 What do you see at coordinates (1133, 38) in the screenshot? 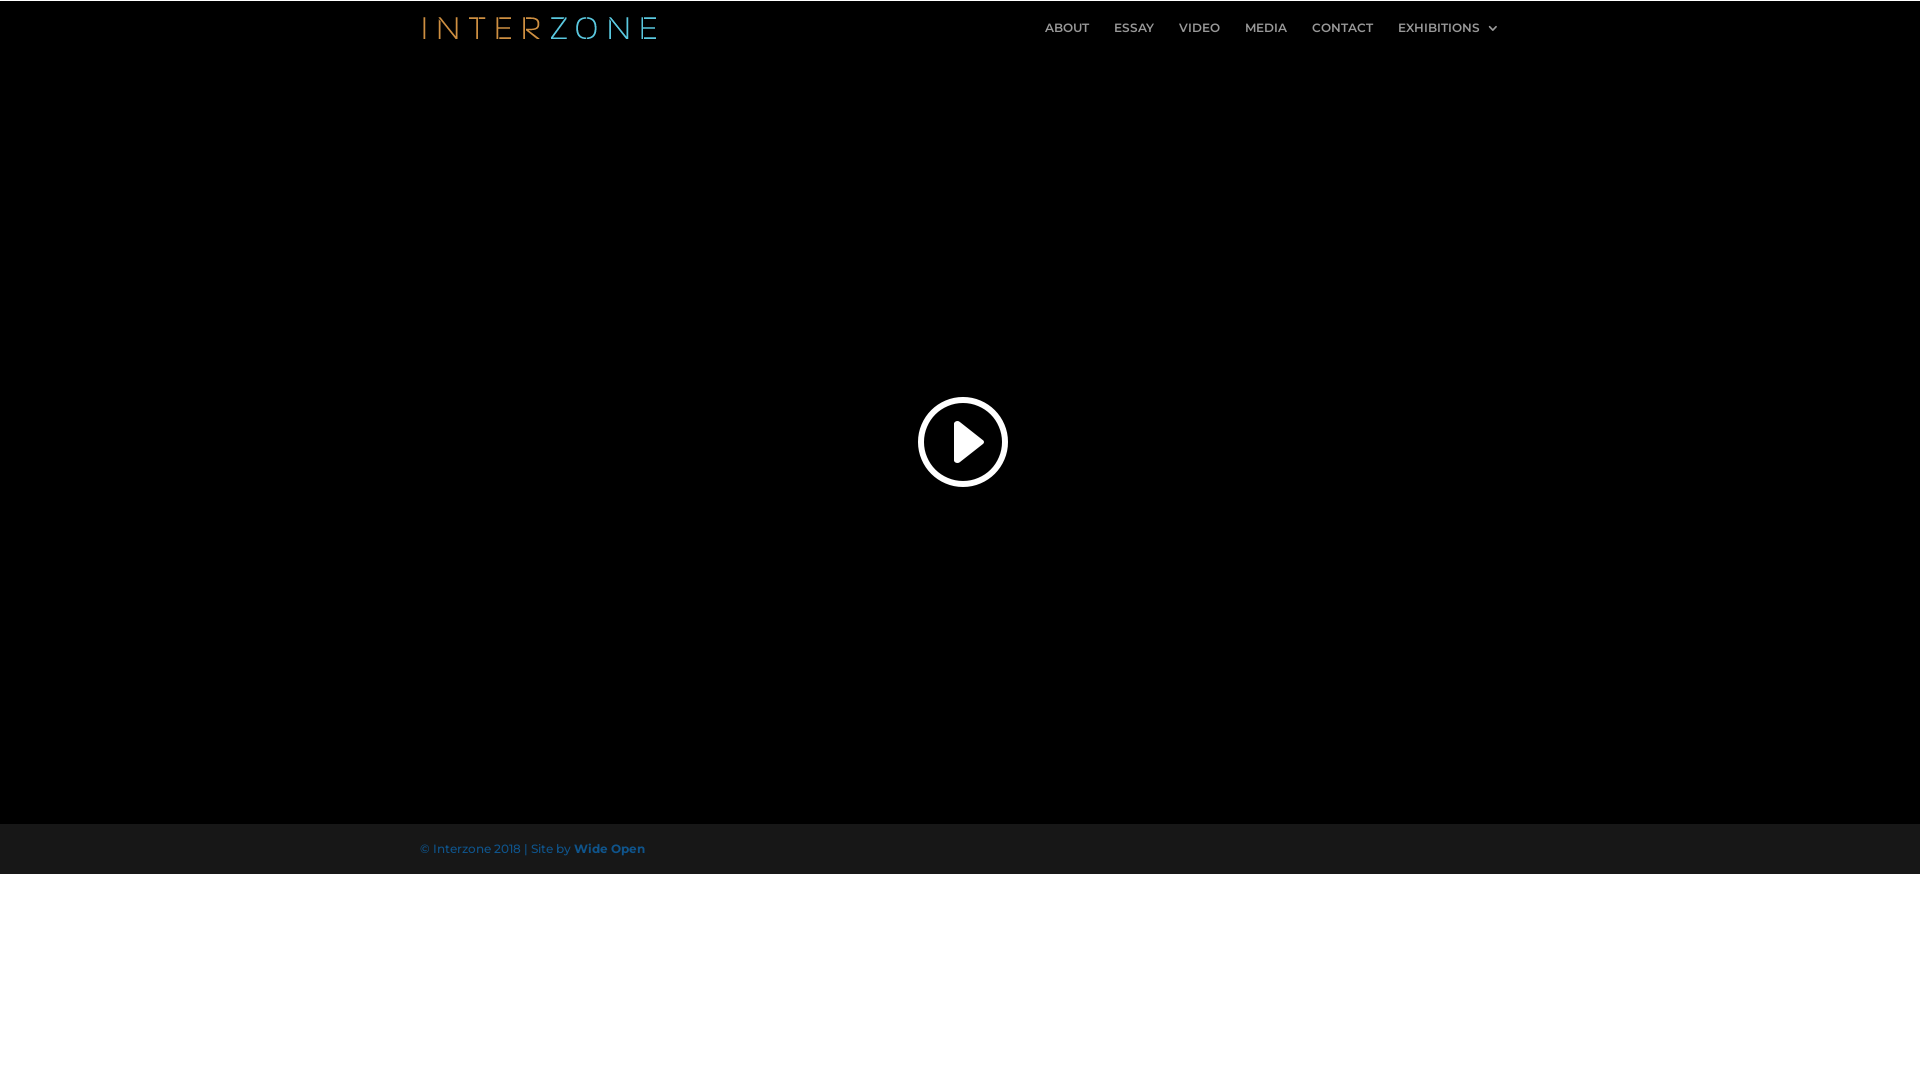
I see `'ESSAY'` at bounding box center [1133, 38].